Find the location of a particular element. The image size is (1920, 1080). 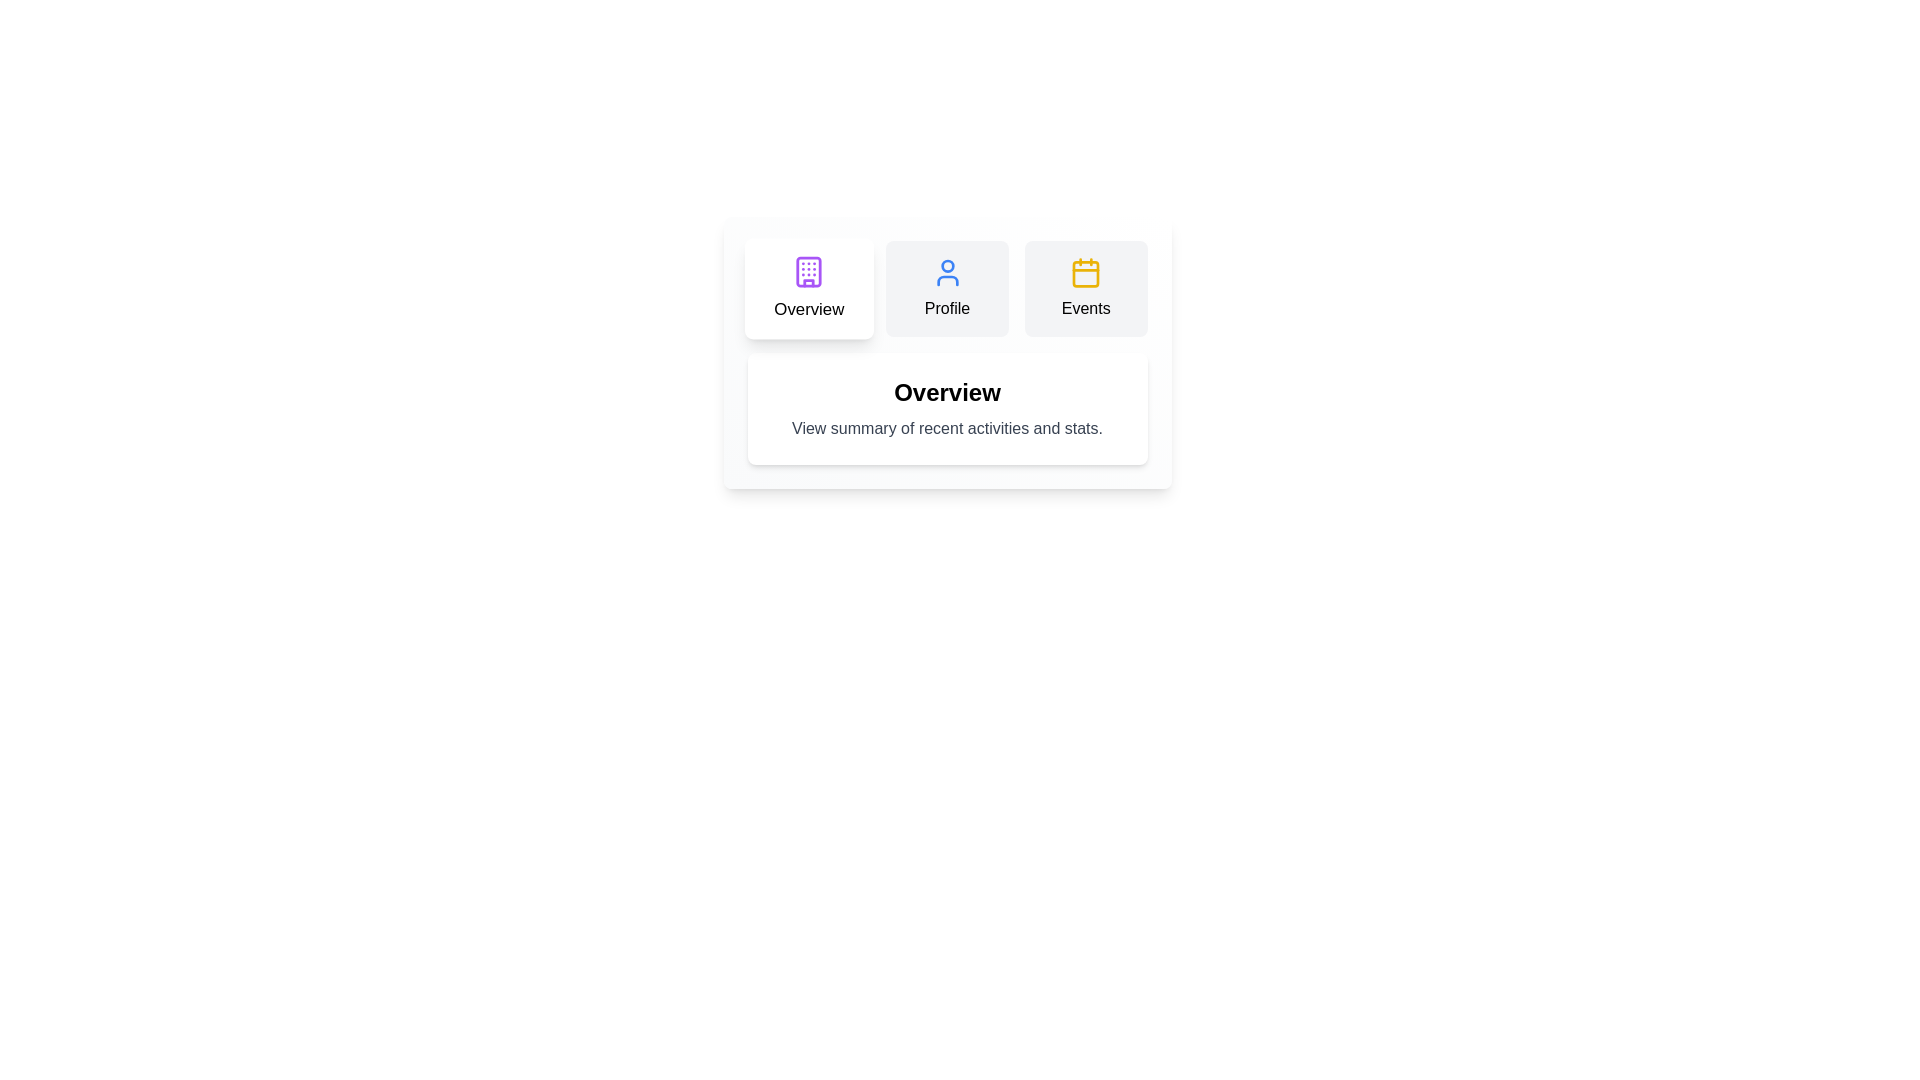

the tab button labeled Overview to switch to the corresponding tab is located at coordinates (808, 289).